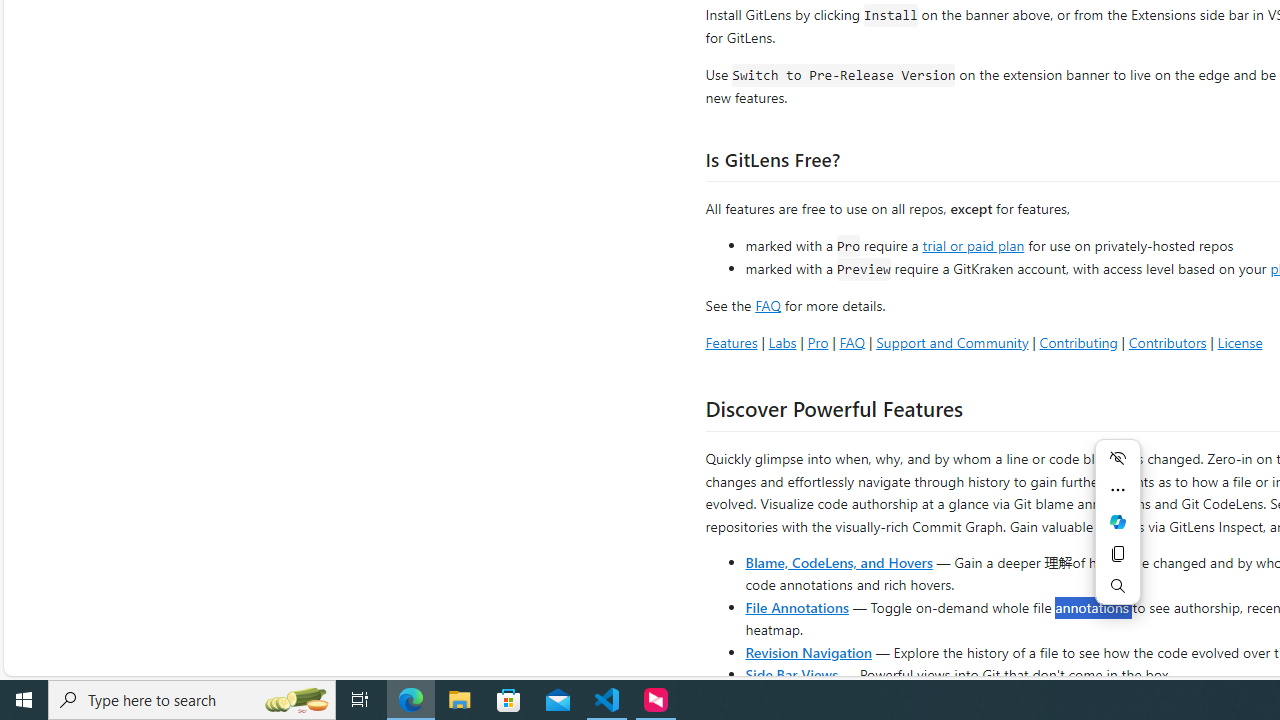  I want to click on 'Contributors', so click(1167, 341).